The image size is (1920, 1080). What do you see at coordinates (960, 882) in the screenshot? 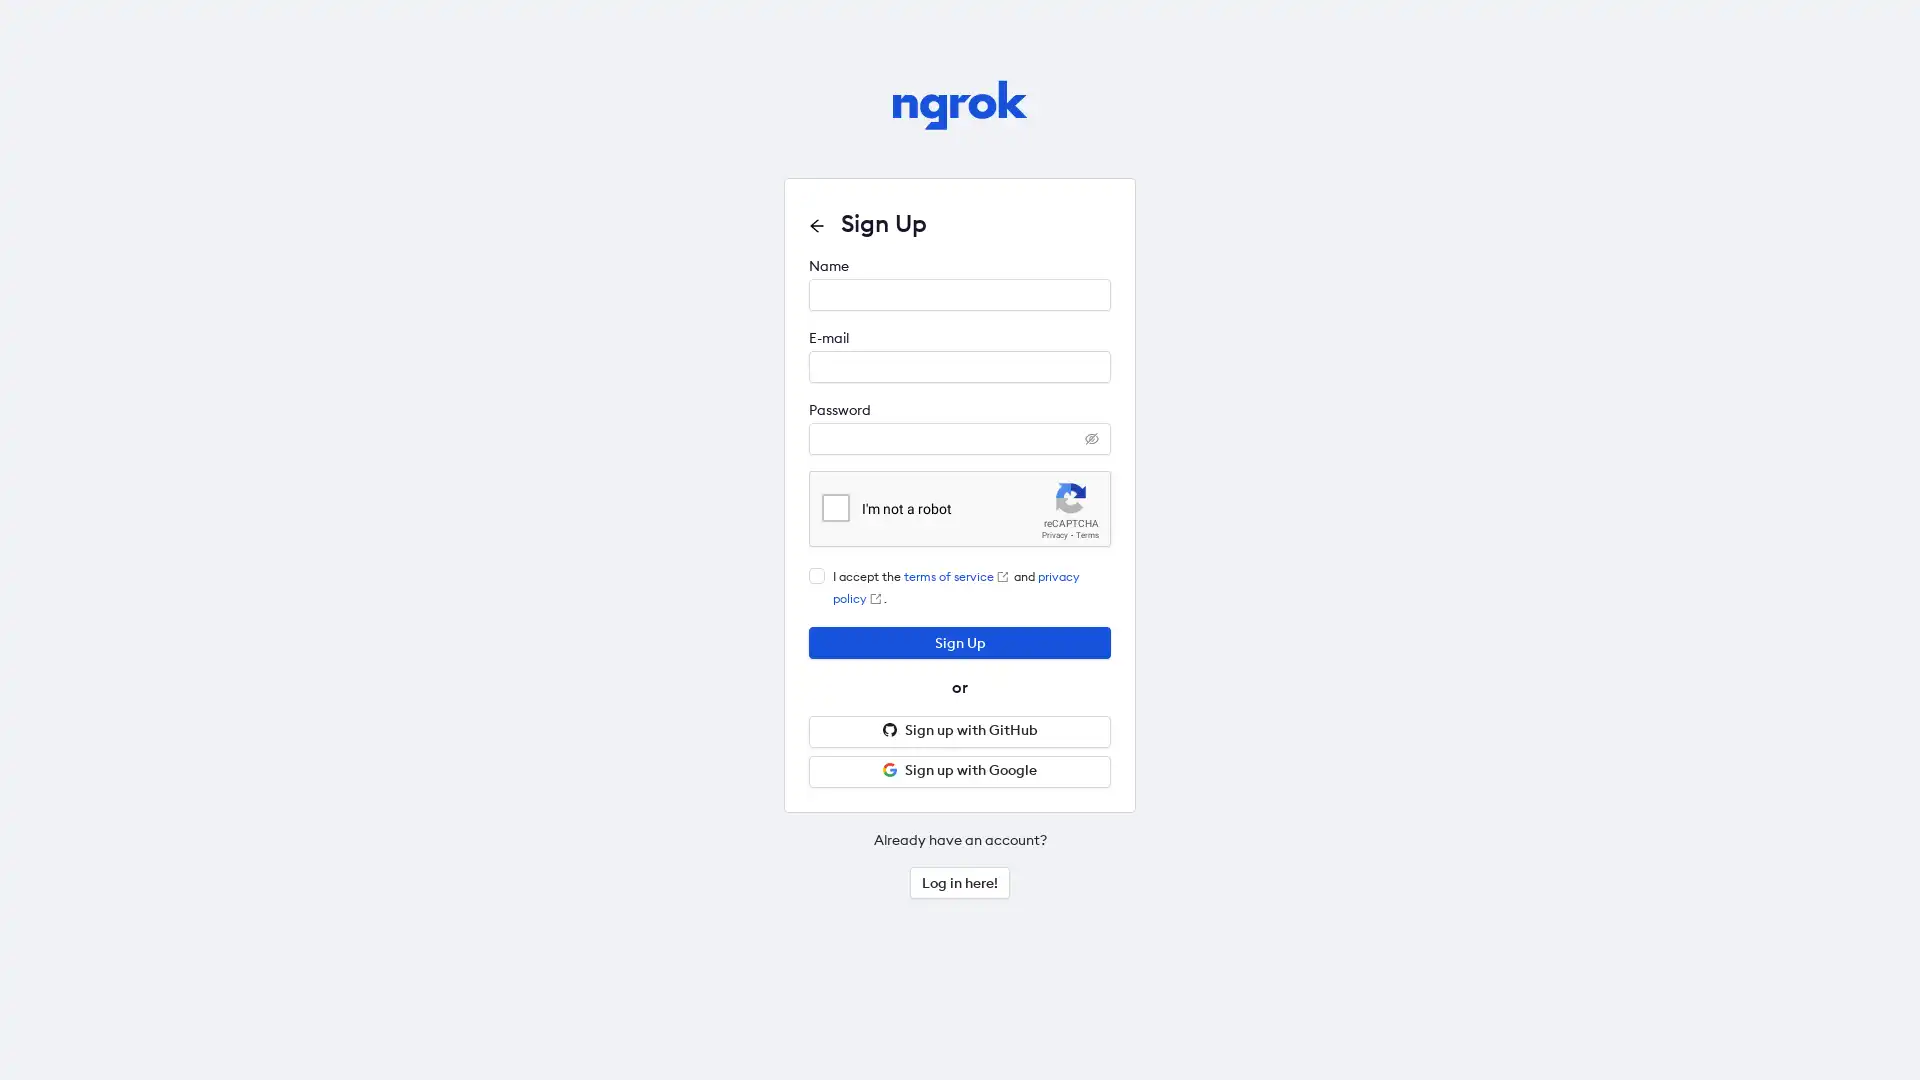
I see `Log in here!` at bounding box center [960, 882].